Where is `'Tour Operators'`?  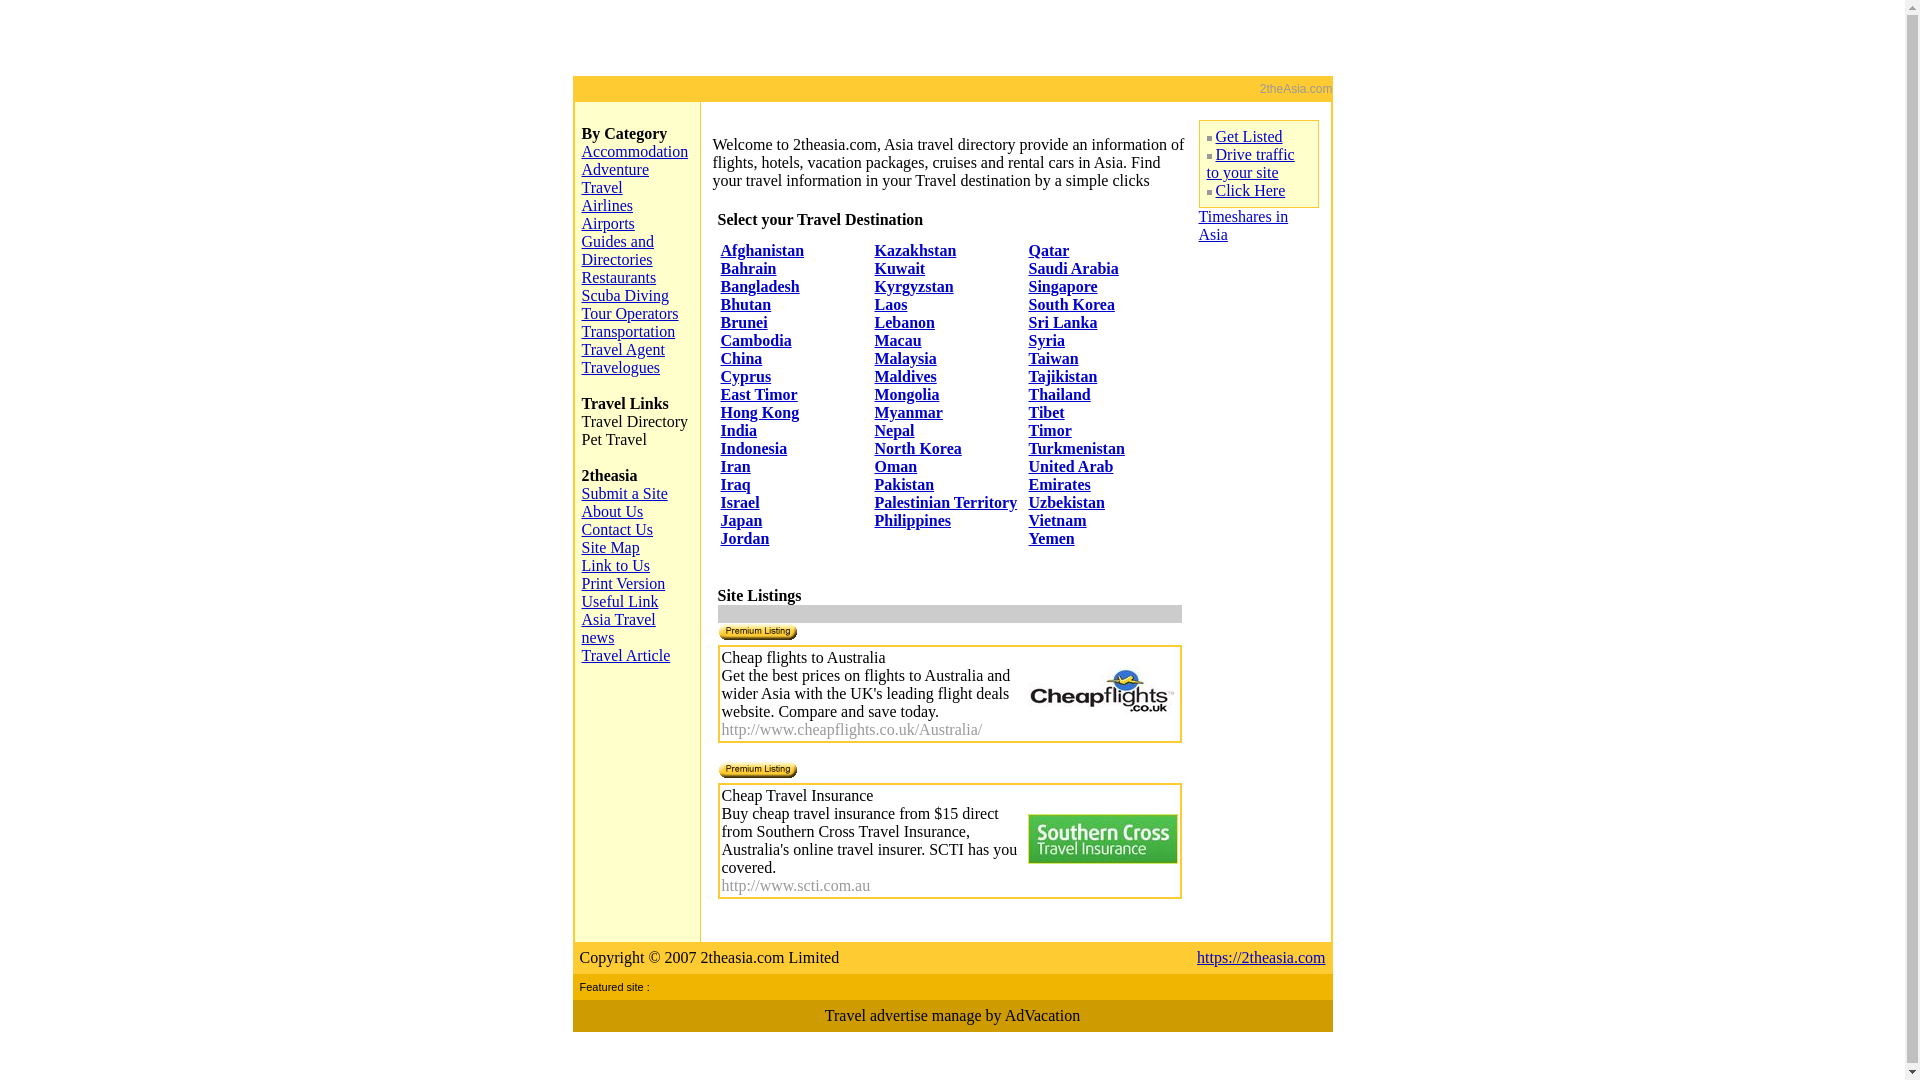 'Tour Operators' is located at coordinates (580, 313).